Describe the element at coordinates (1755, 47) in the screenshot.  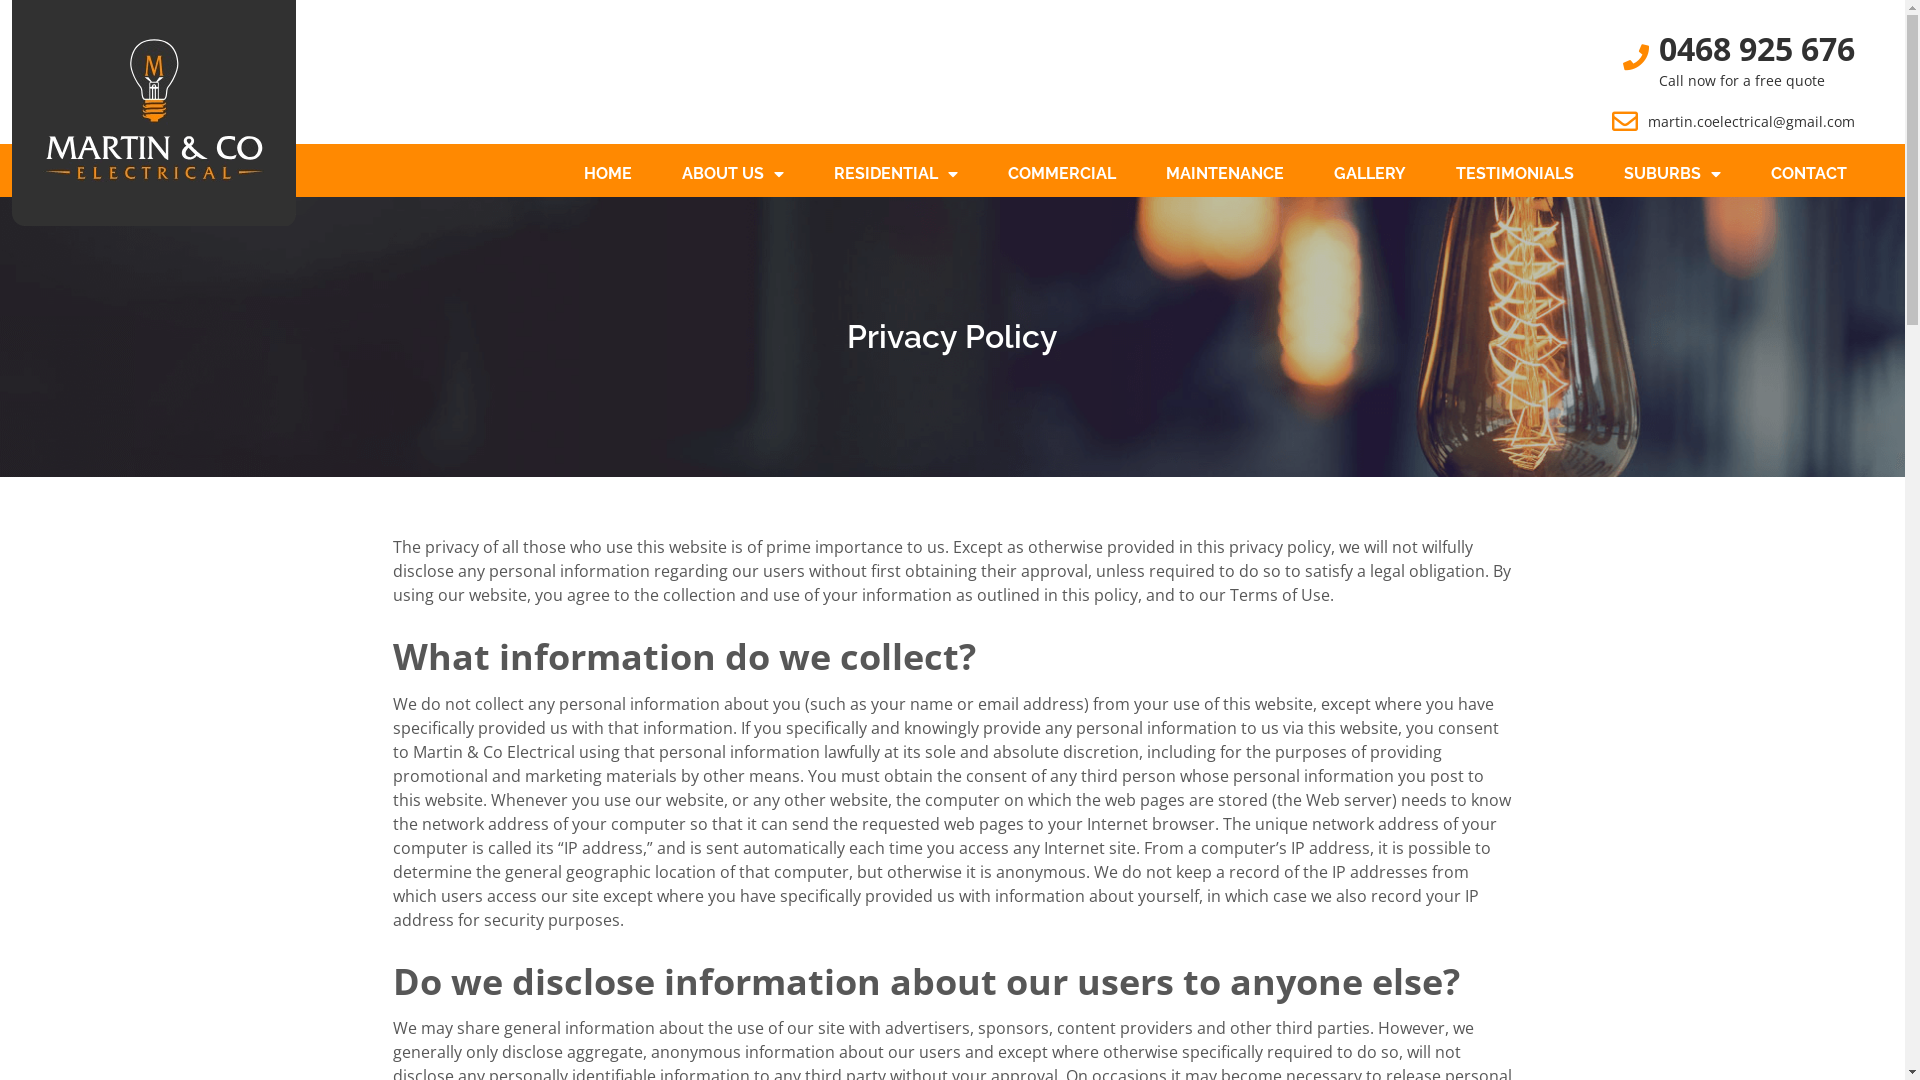
I see `'0468 925 676'` at that location.